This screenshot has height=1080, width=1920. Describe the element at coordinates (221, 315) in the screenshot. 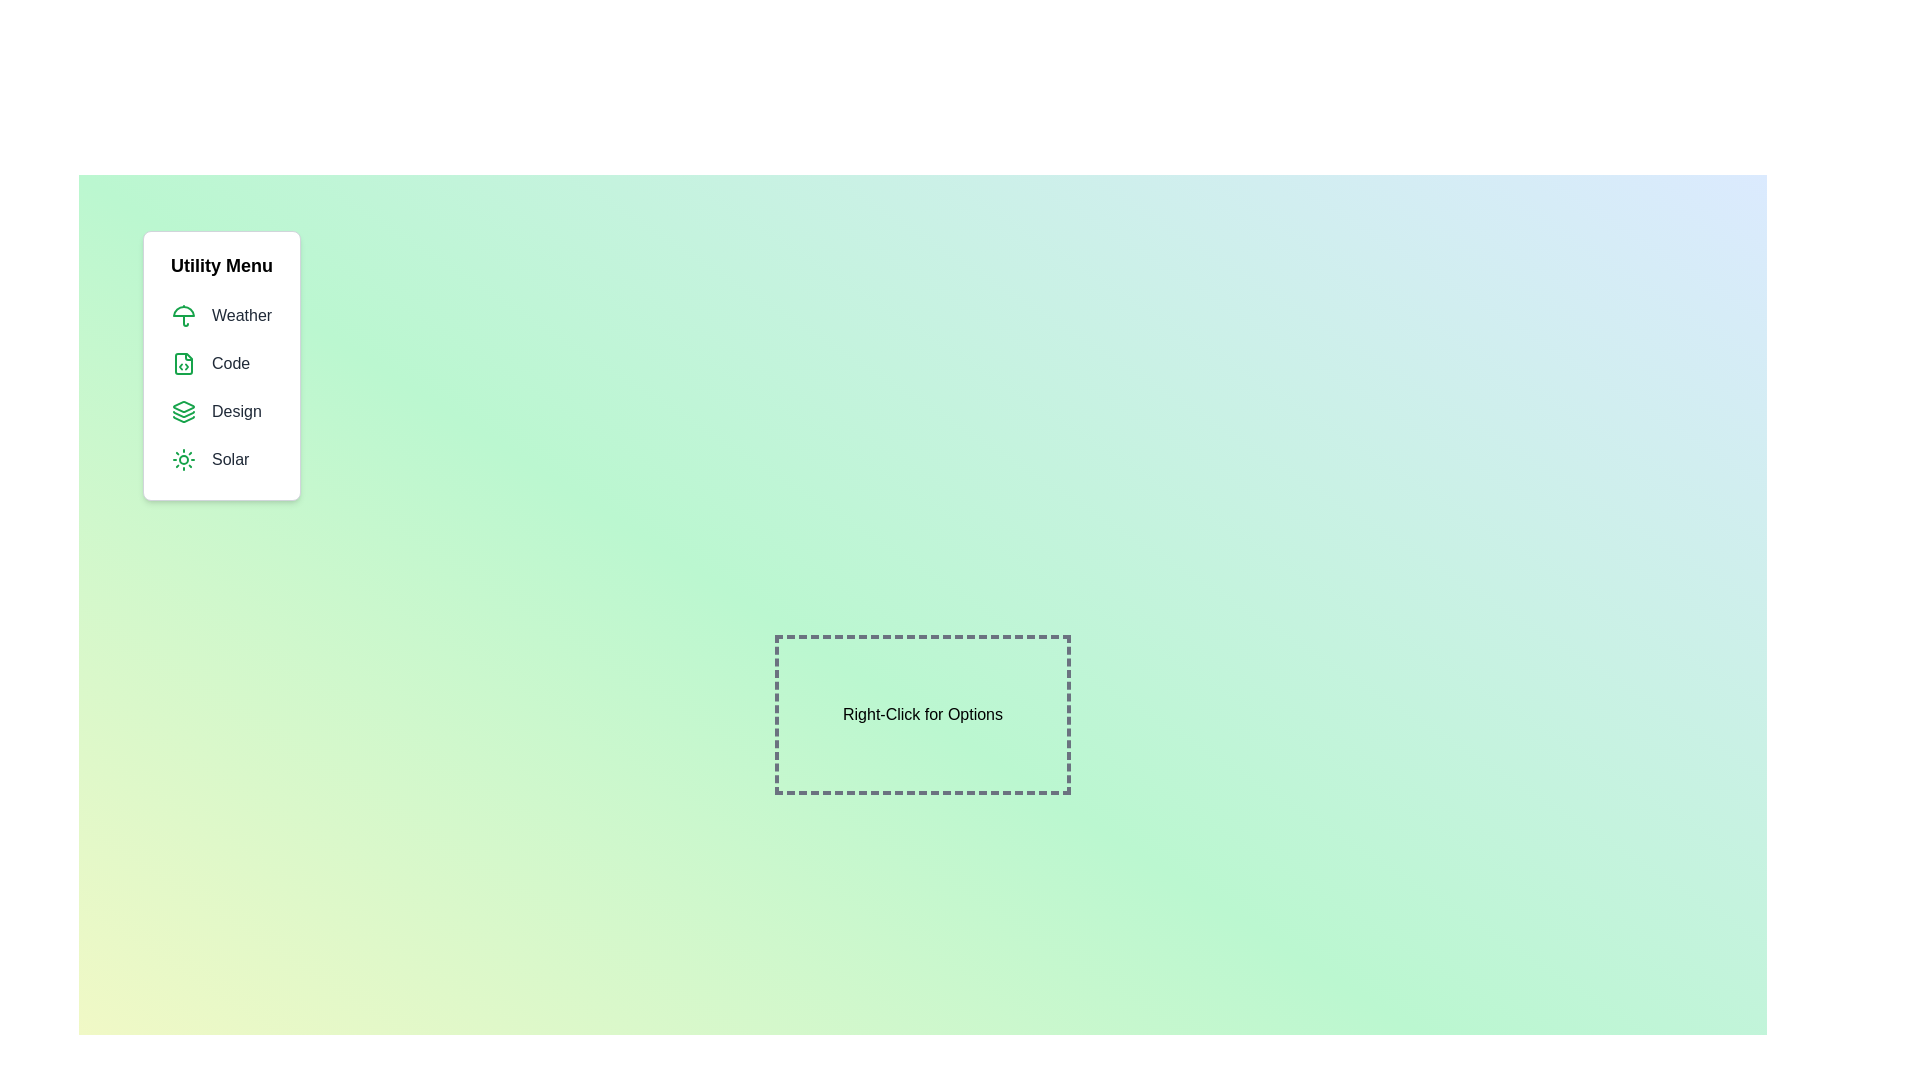

I see `the menu item Weather from the menu` at that location.